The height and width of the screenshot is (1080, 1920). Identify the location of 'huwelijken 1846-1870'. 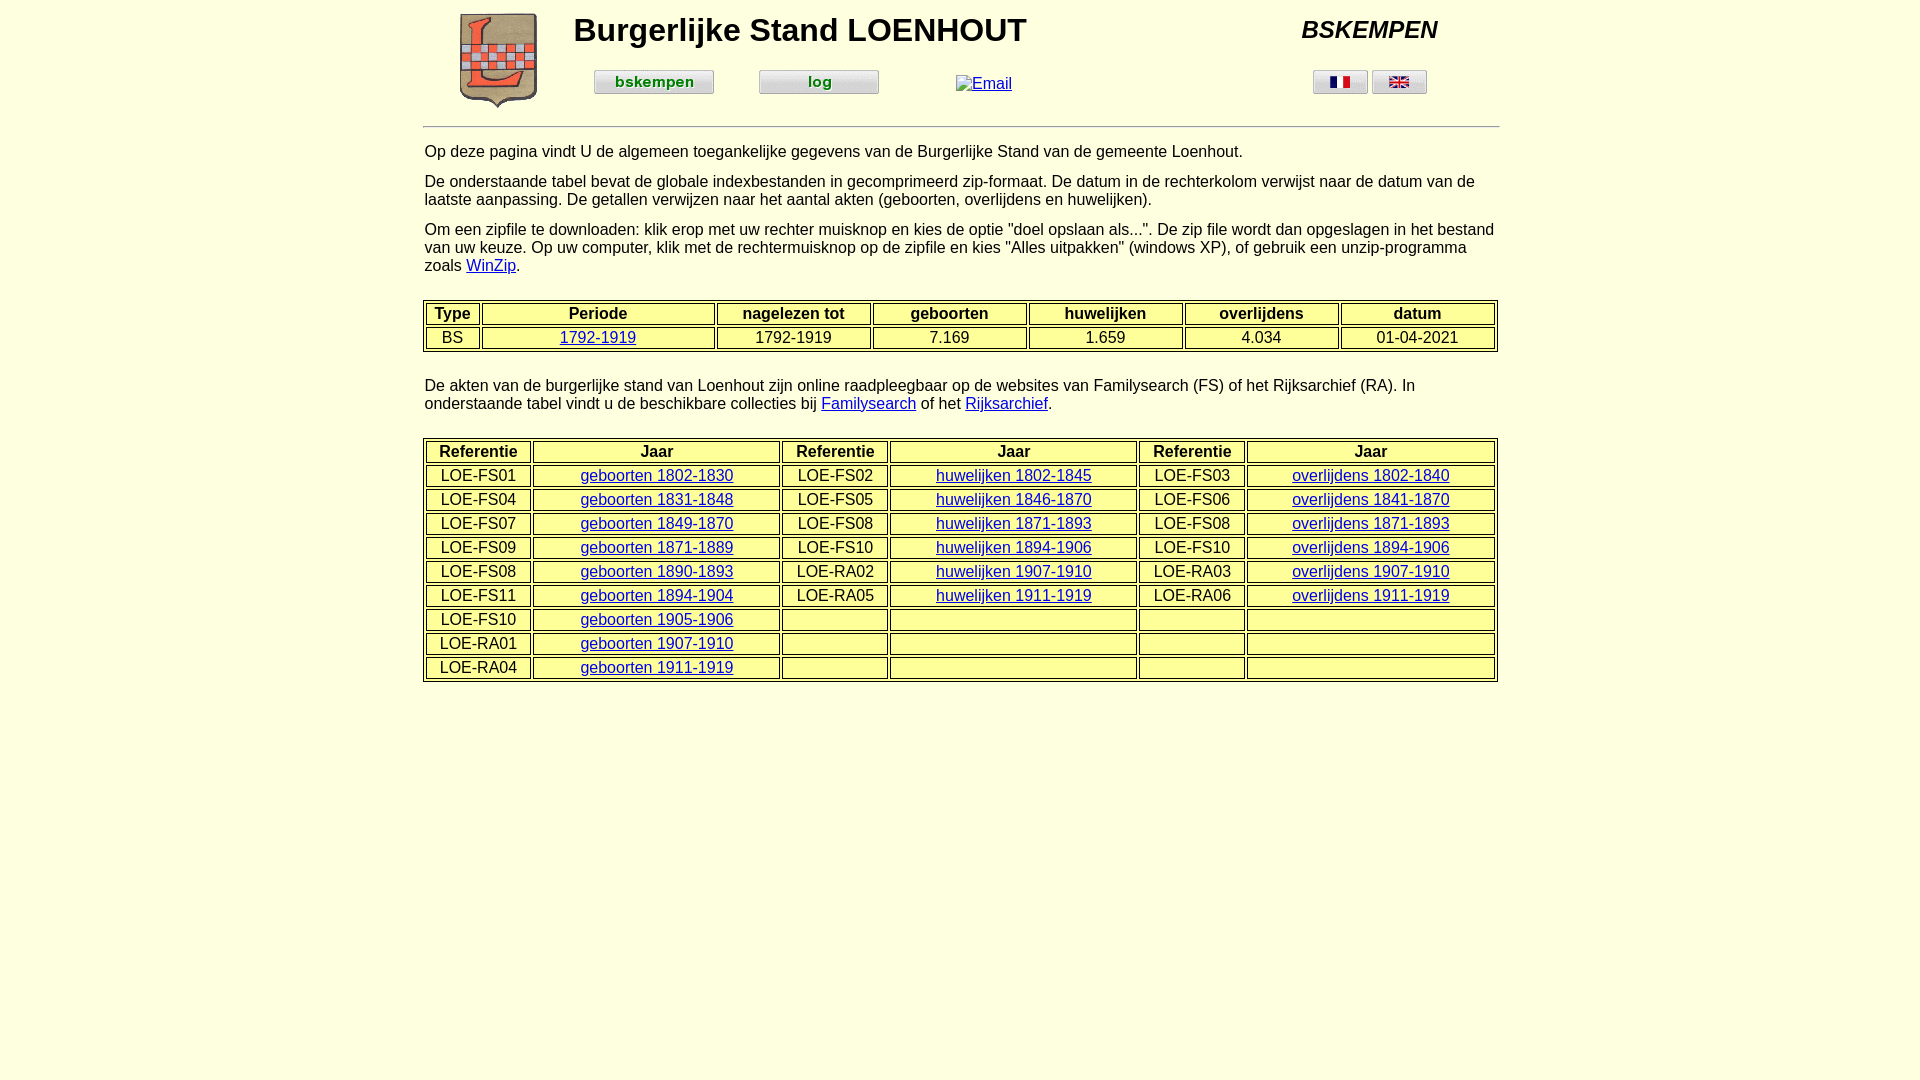
(935, 498).